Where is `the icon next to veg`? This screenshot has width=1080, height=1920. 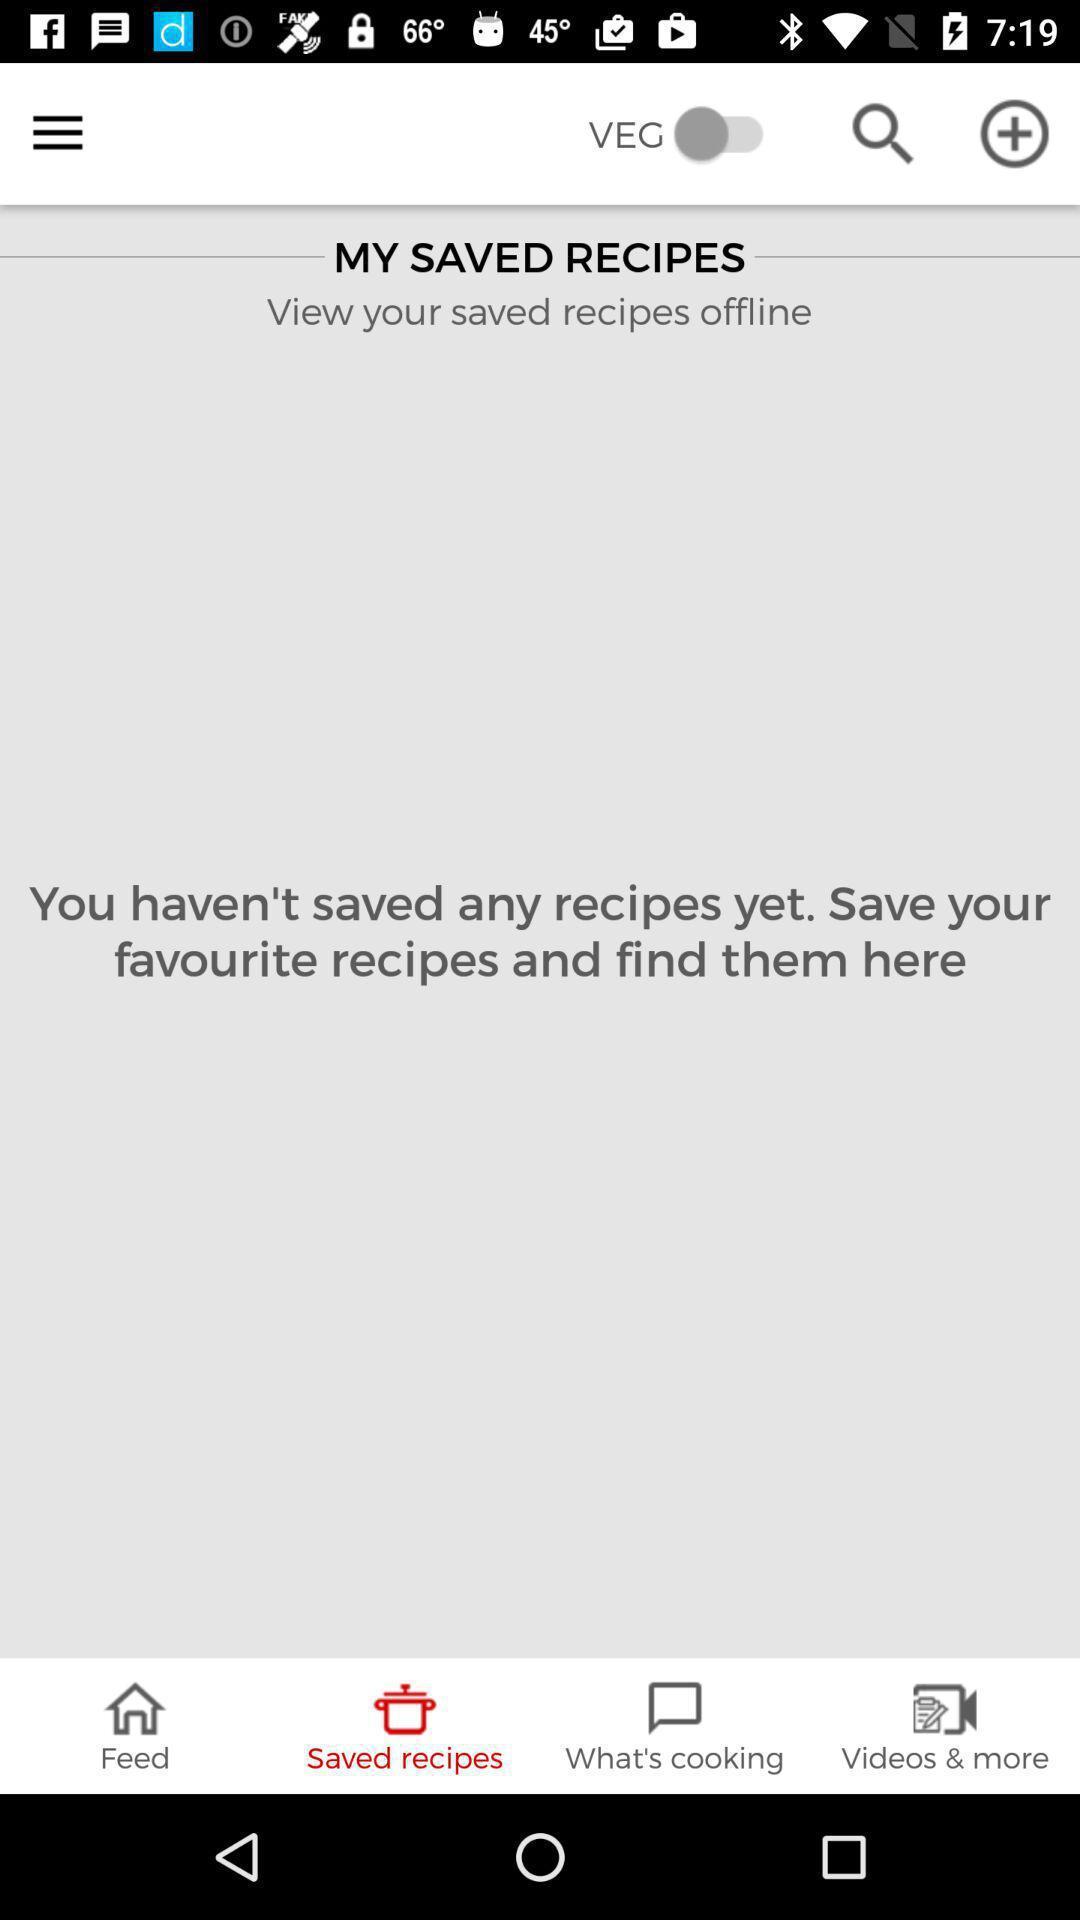
the icon next to veg is located at coordinates (56, 132).